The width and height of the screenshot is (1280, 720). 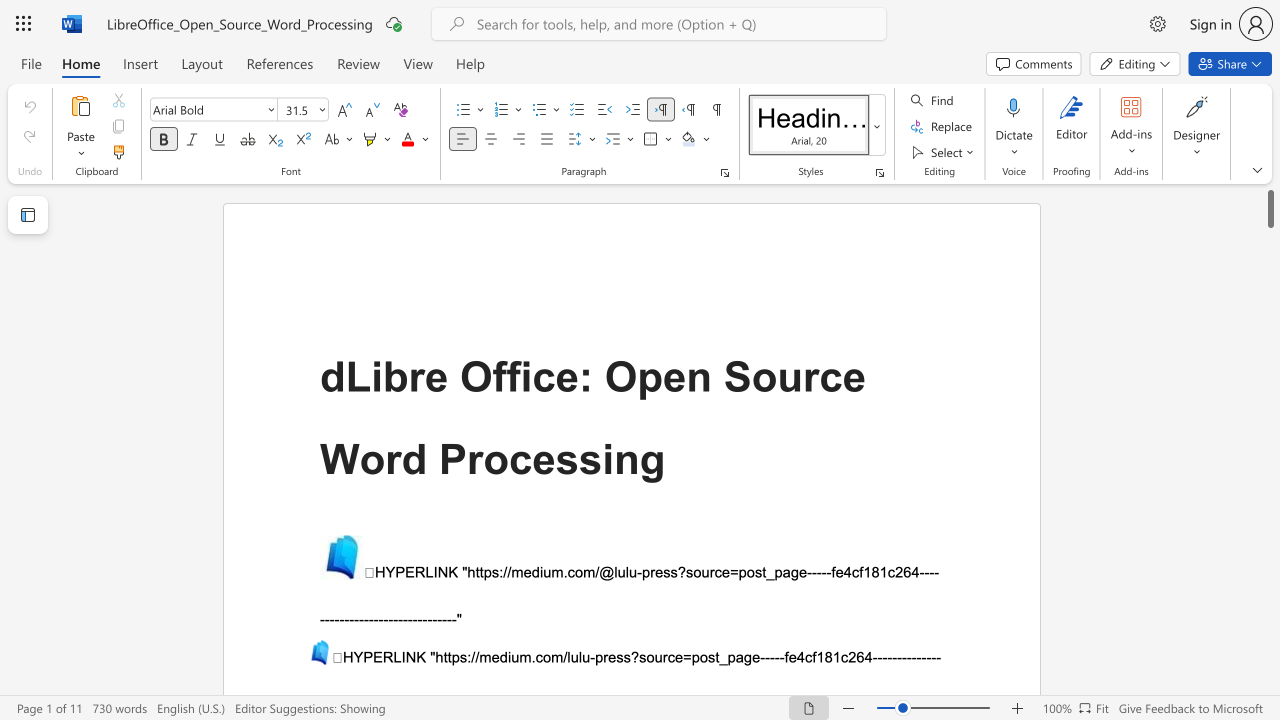 I want to click on the scrollbar to move the view down, so click(x=1269, y=528).